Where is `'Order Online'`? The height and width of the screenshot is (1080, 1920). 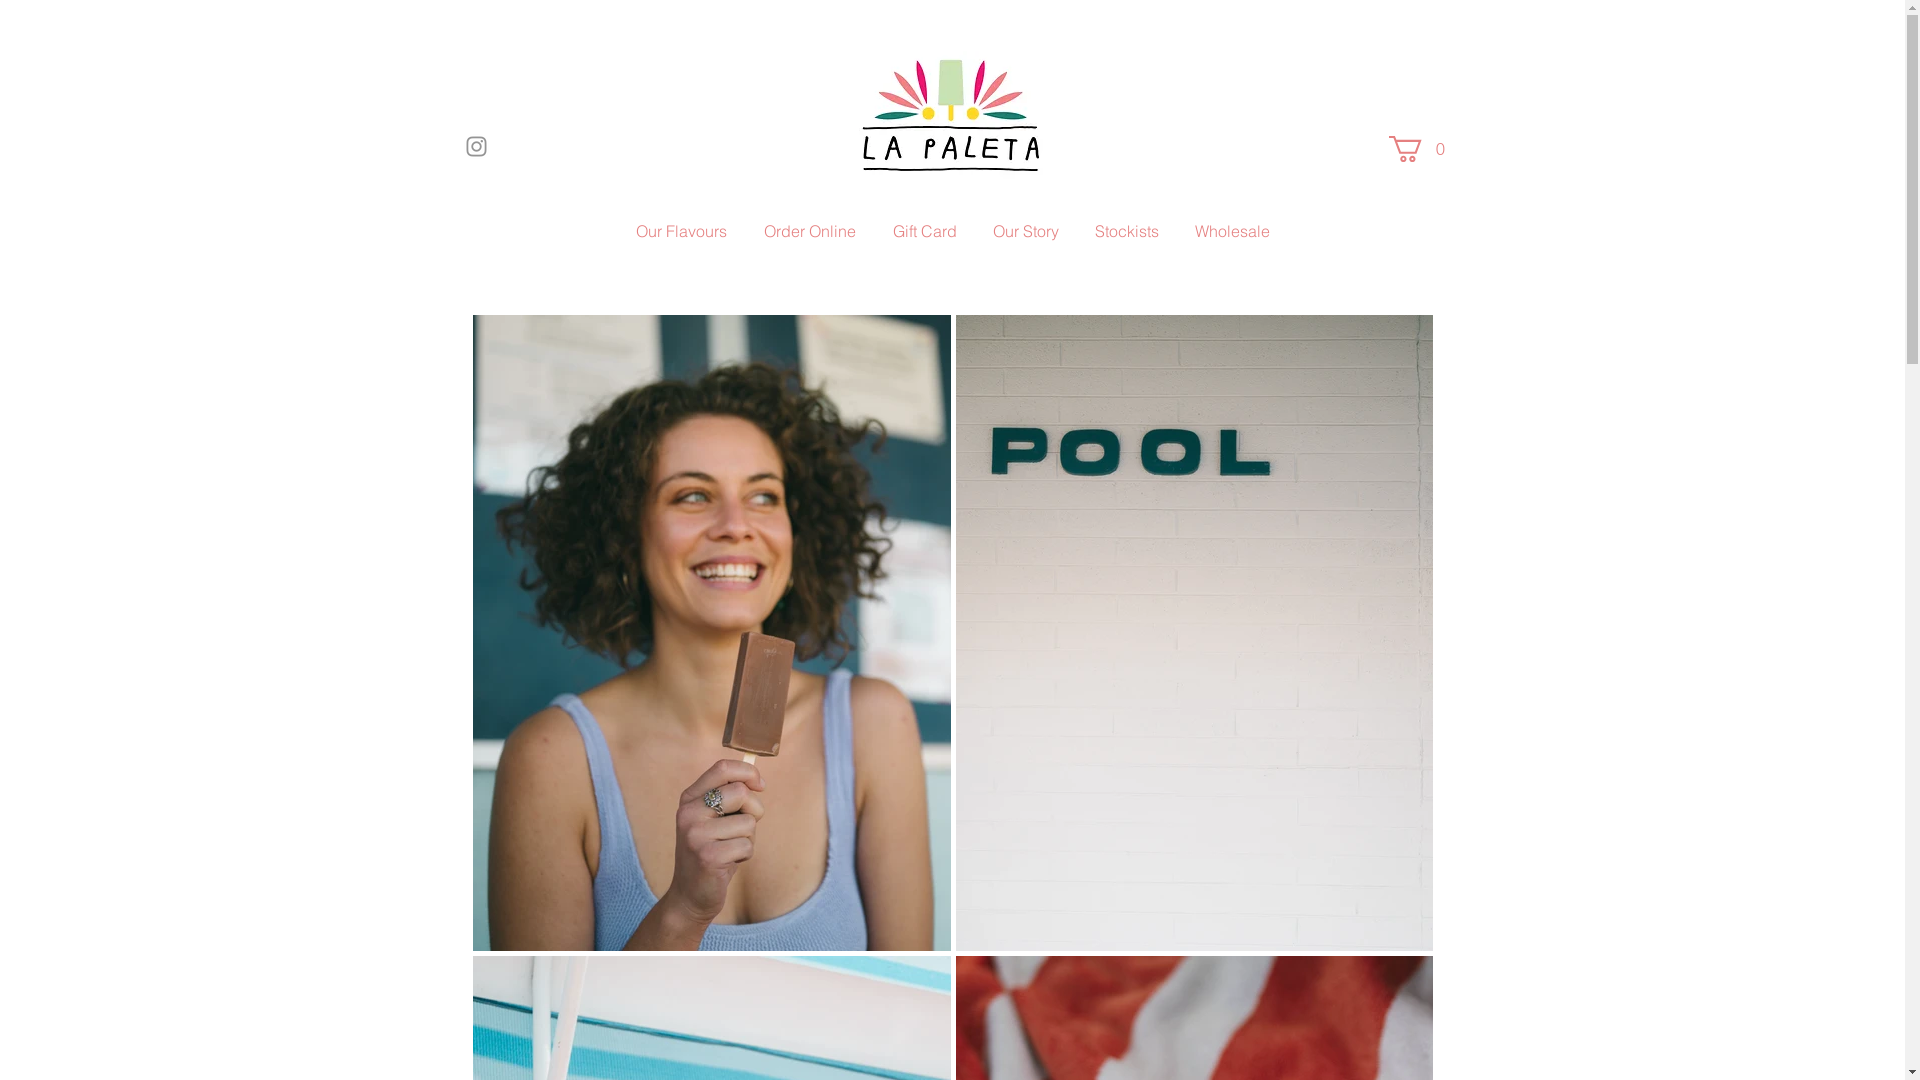 'Order Online' is located at coordinates (810, 230).